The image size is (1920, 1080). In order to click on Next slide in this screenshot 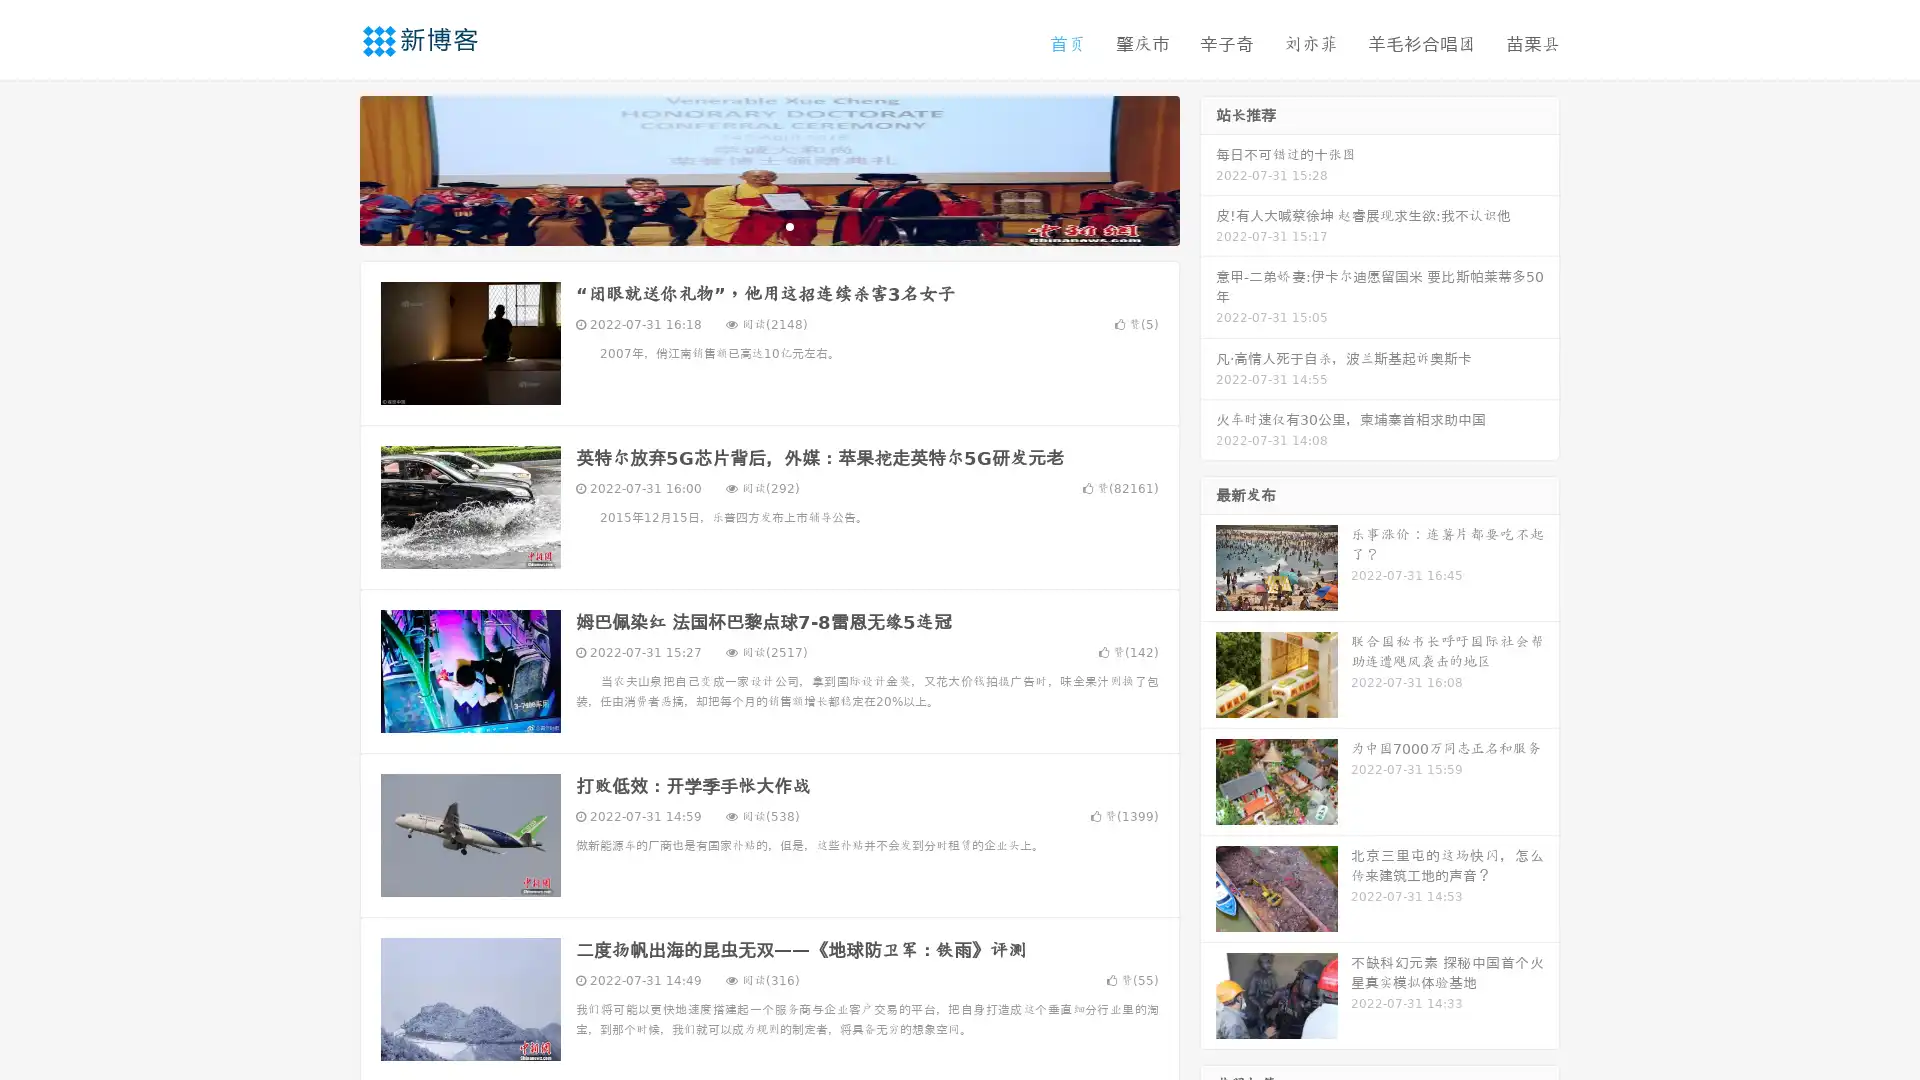, I will do `click(1208, 168)`.